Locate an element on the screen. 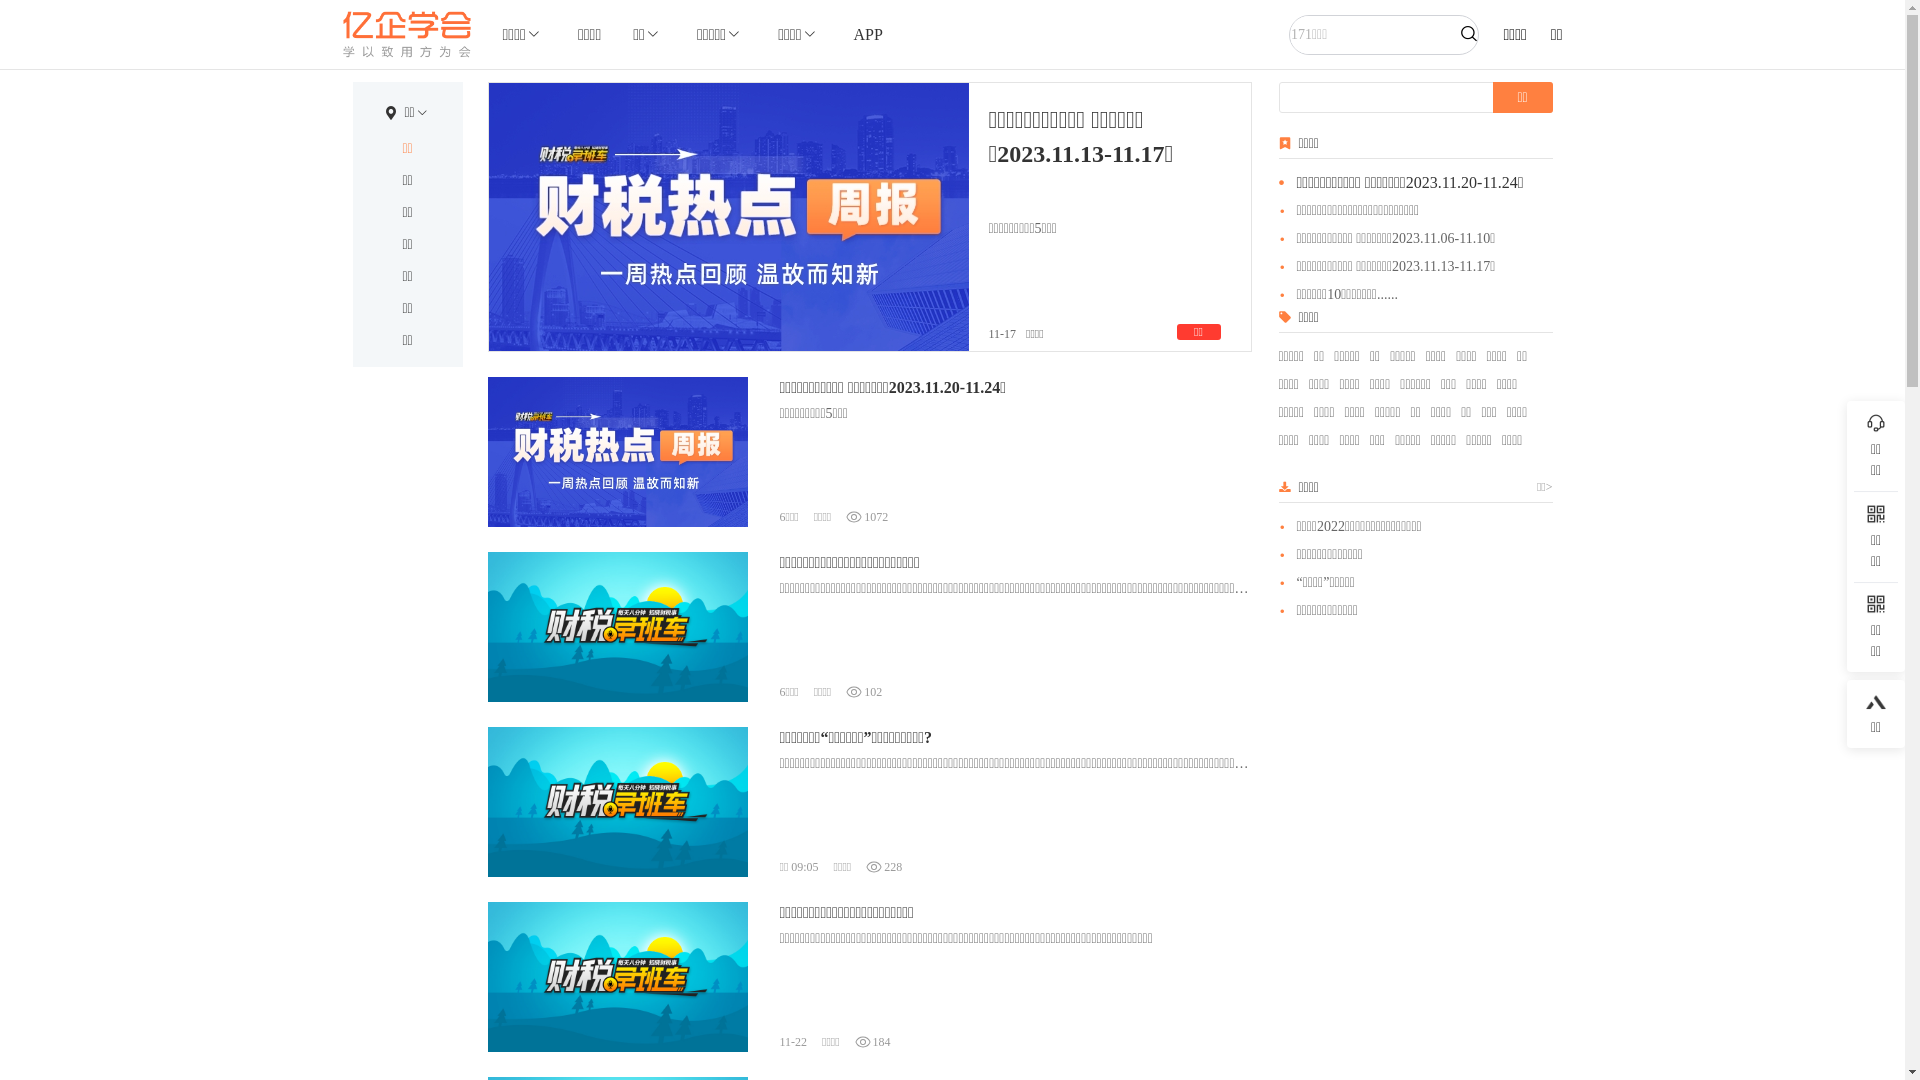  'APP' is located at coordinates (868, 34).